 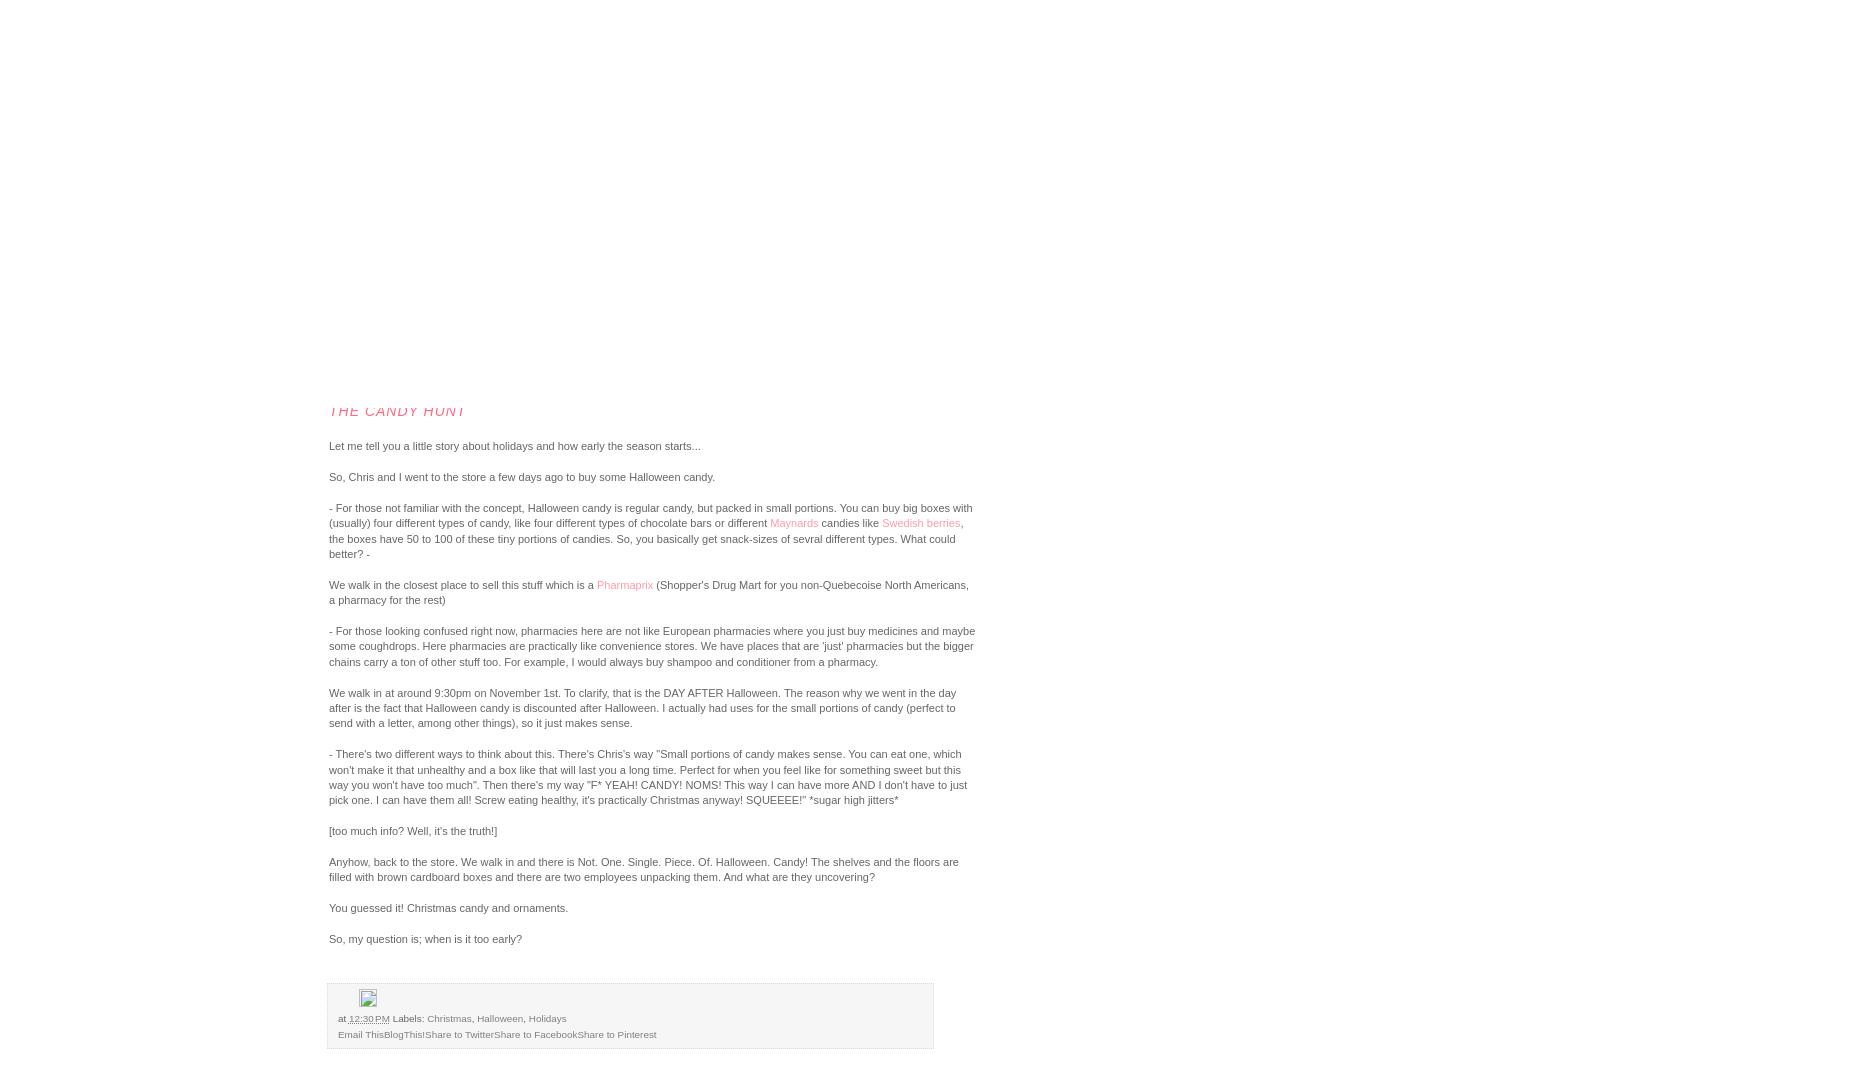 I want to click on 'We walk in at around 9:30pm on November 1st. To clarify, that is the DAY AFTER Halloween. The reason why we went in the day after is the fact that Halloween candy is discounted after Halloween. I actually had uses for the small portions of candy (perfect to send with a letter, among other things), so it just makes sense.', so click(x=641, y=706).